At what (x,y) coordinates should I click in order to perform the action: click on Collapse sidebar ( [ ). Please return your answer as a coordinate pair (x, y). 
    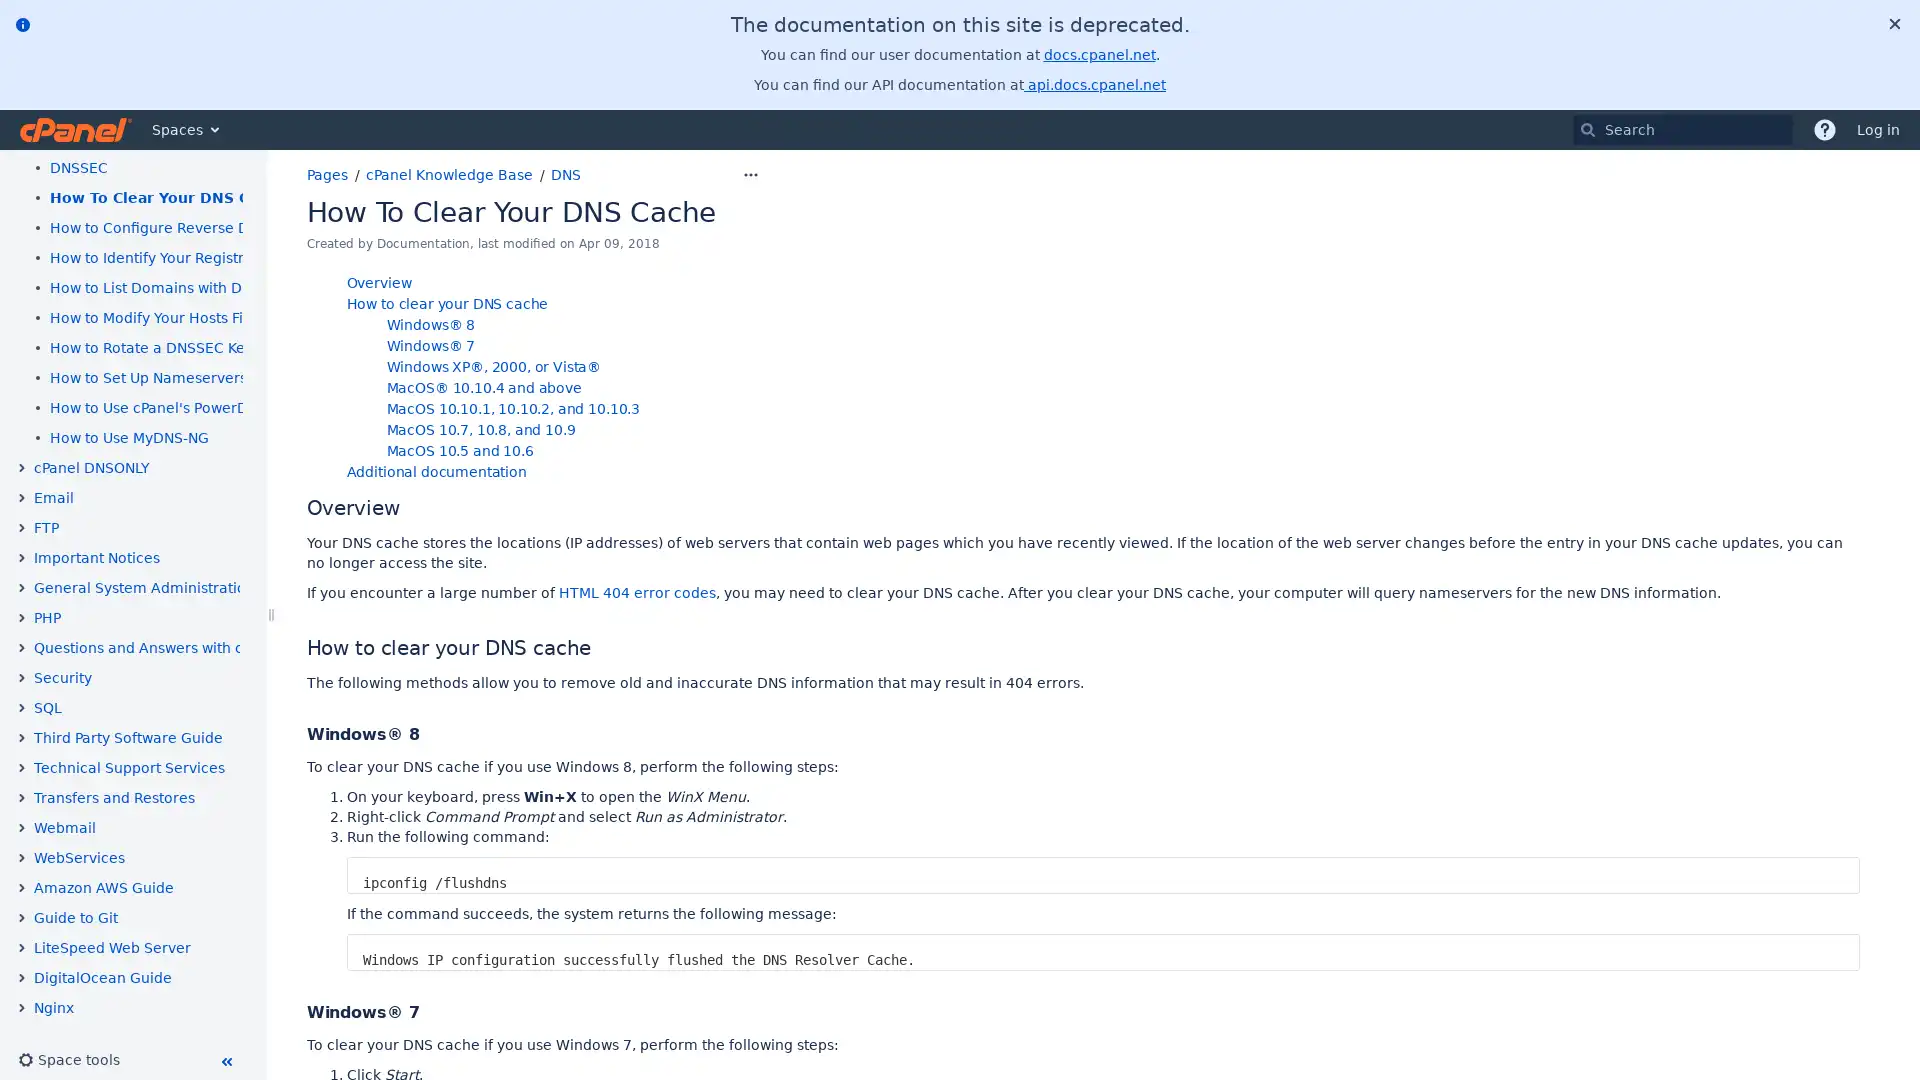
    Looking at the image, I should click on (225, 1060).